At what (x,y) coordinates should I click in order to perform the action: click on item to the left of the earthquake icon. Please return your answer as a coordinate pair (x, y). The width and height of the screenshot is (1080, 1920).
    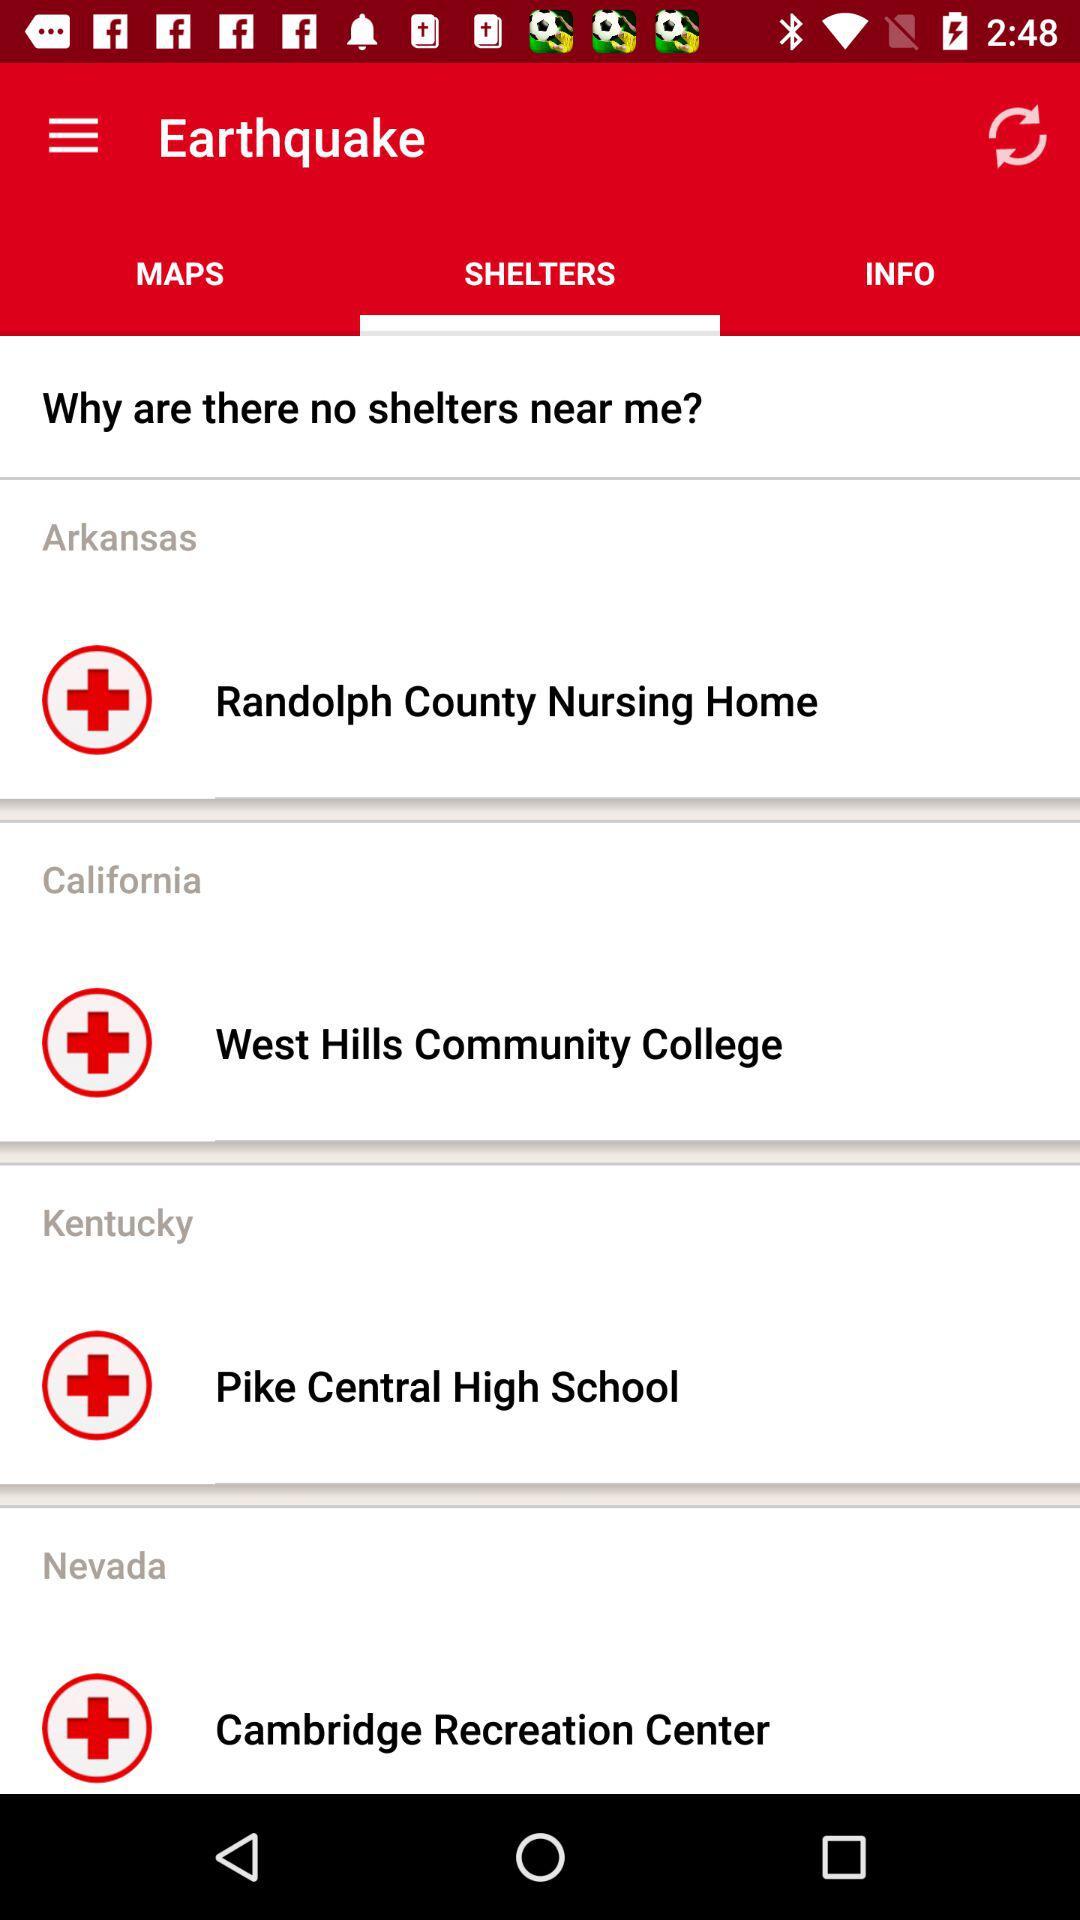
    Looking at the image, I should click on (72, 135).